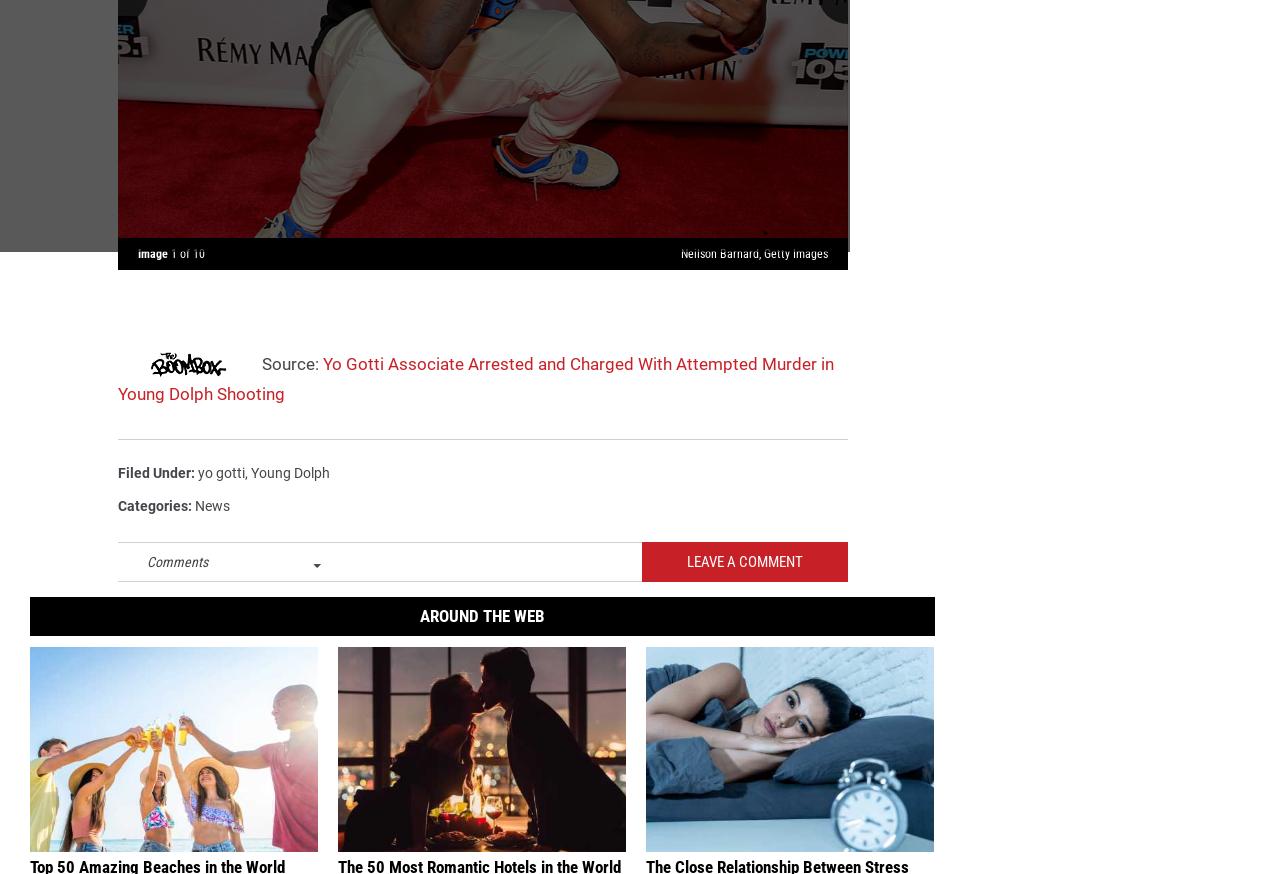 This screenshot has height=874, width=1286. I want to click on 'Image', so click(154, 262).